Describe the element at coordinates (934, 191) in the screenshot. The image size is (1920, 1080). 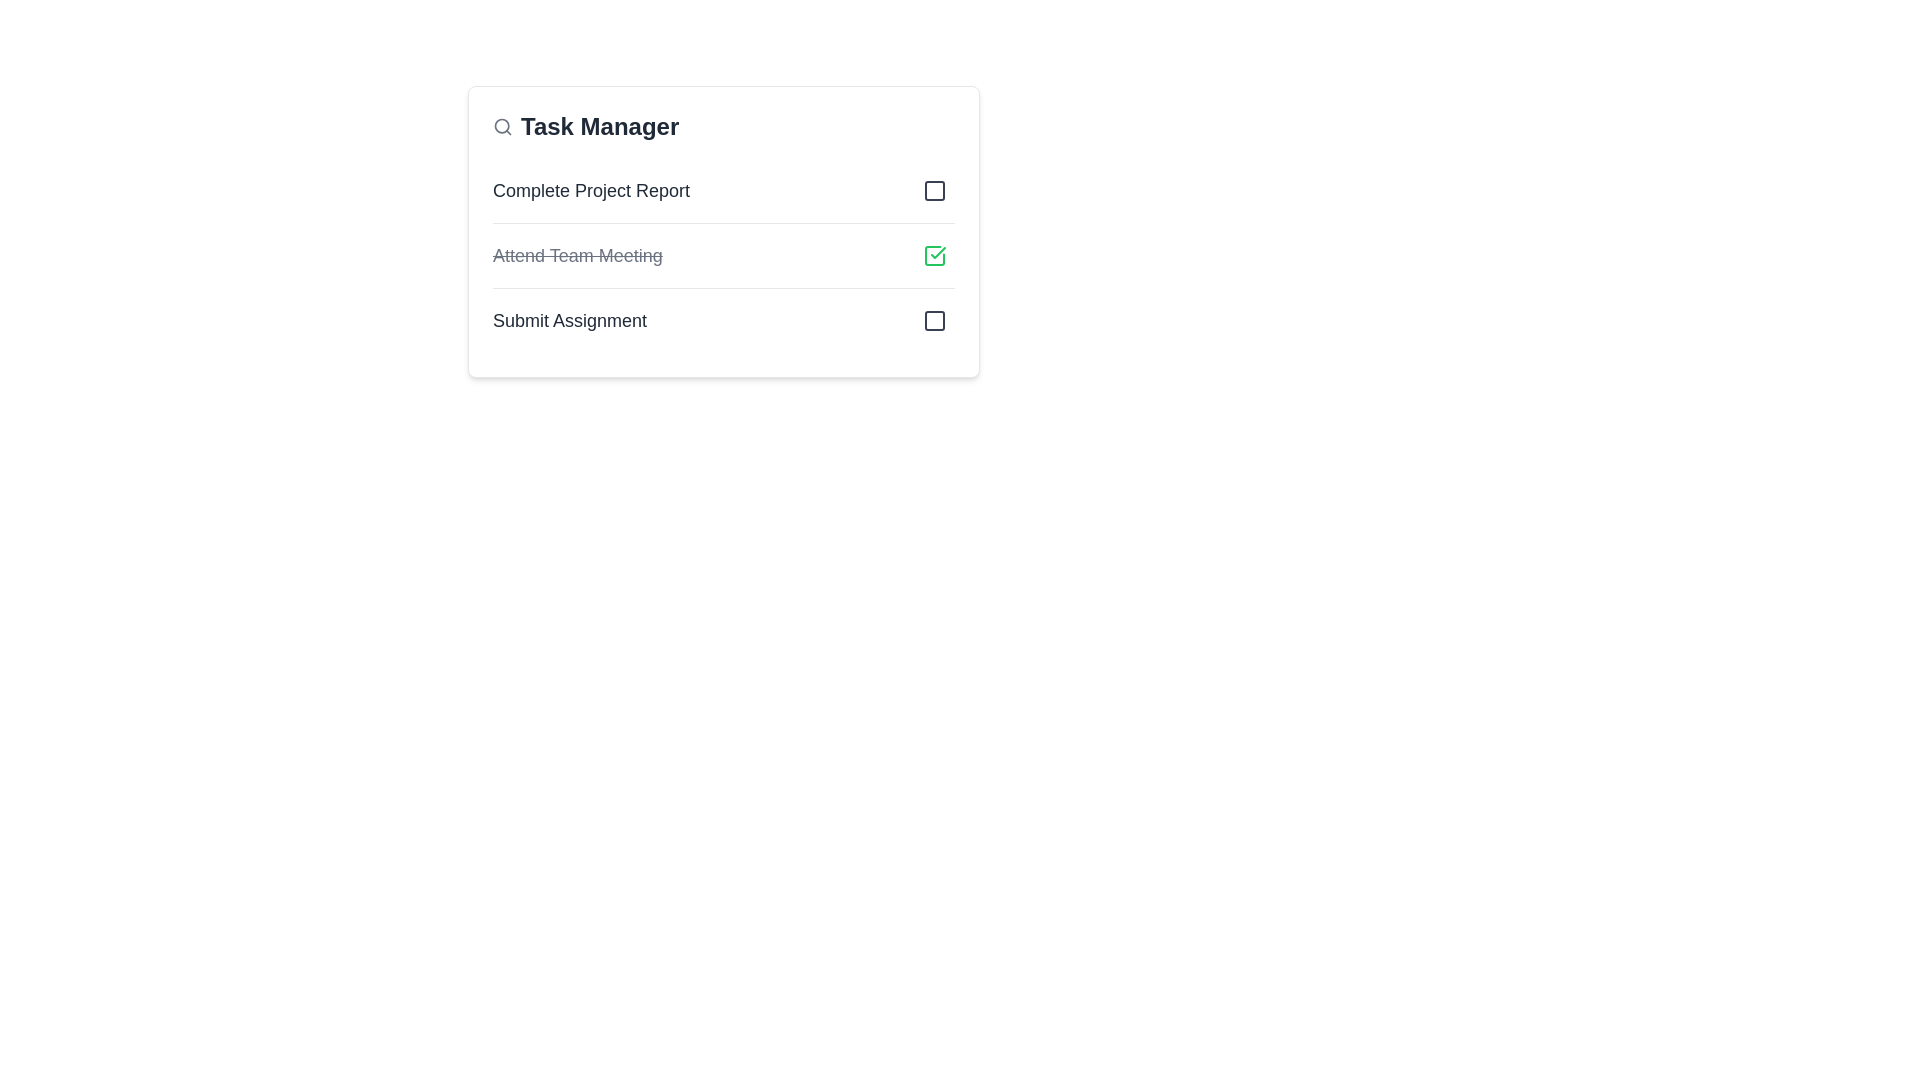
I see `the gray square icon with rounded corners located to the right of the text 'Complete Project Report' in the task management UI` at that location.